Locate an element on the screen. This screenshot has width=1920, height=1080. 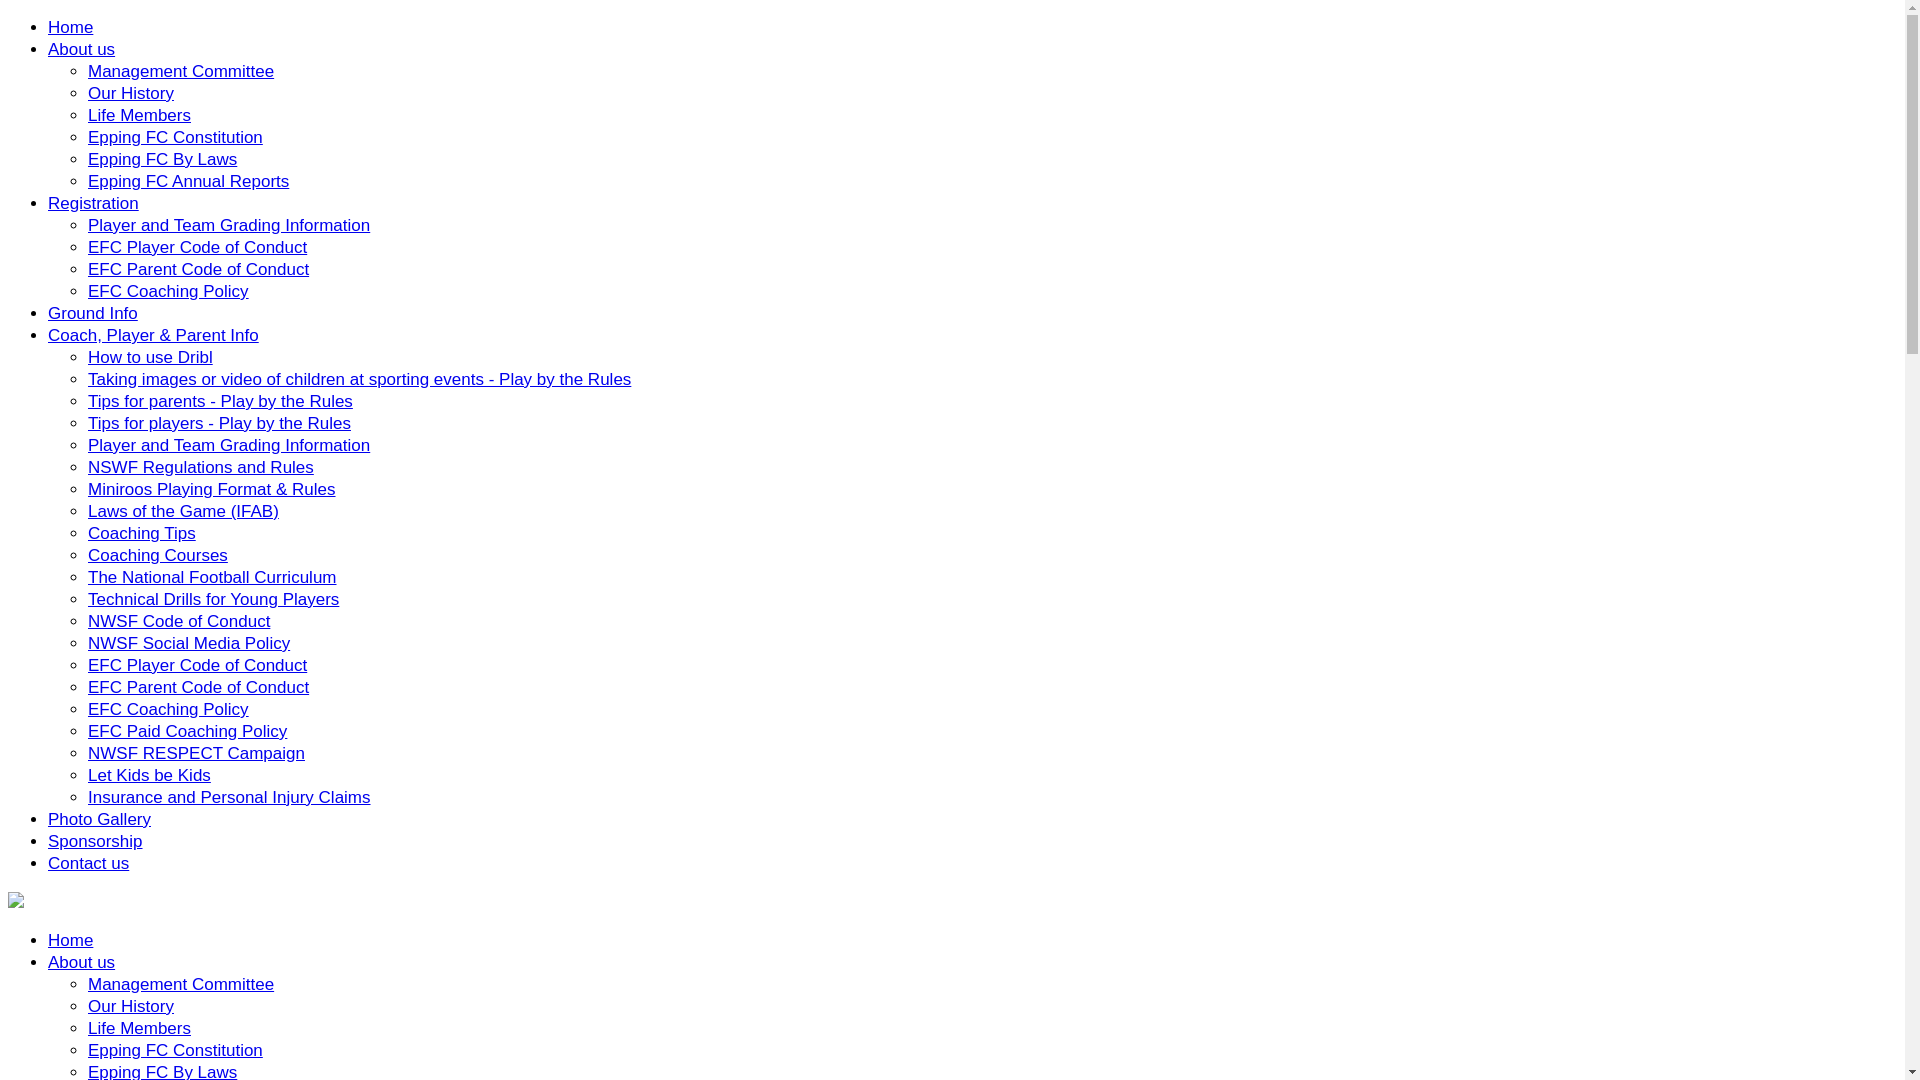
'Epping FC Constitution' is located at coordinates (175, 1049).